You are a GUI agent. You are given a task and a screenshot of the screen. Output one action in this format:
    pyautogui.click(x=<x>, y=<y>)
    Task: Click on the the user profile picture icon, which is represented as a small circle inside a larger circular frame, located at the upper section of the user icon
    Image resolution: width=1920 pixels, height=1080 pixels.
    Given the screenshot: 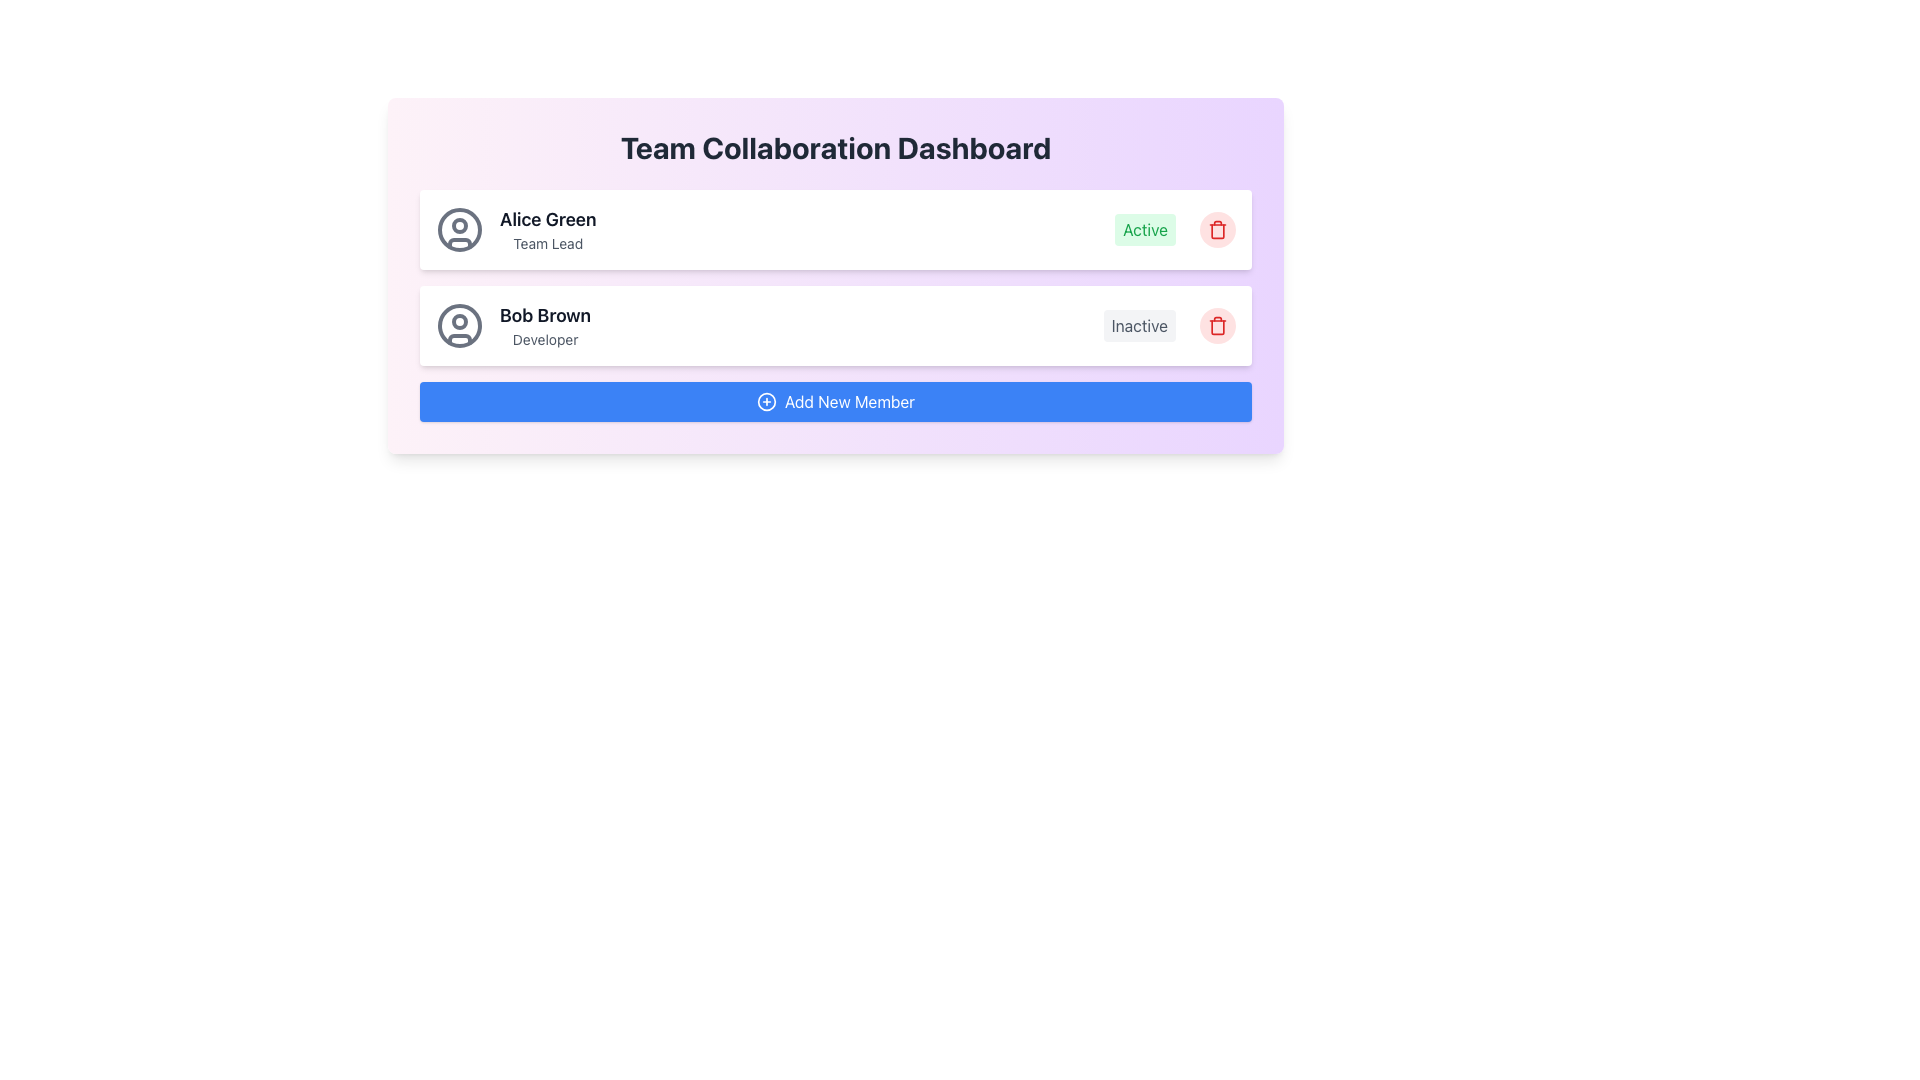 What is the action you would take?
    pyautogui.click(x=459, y=225)
    